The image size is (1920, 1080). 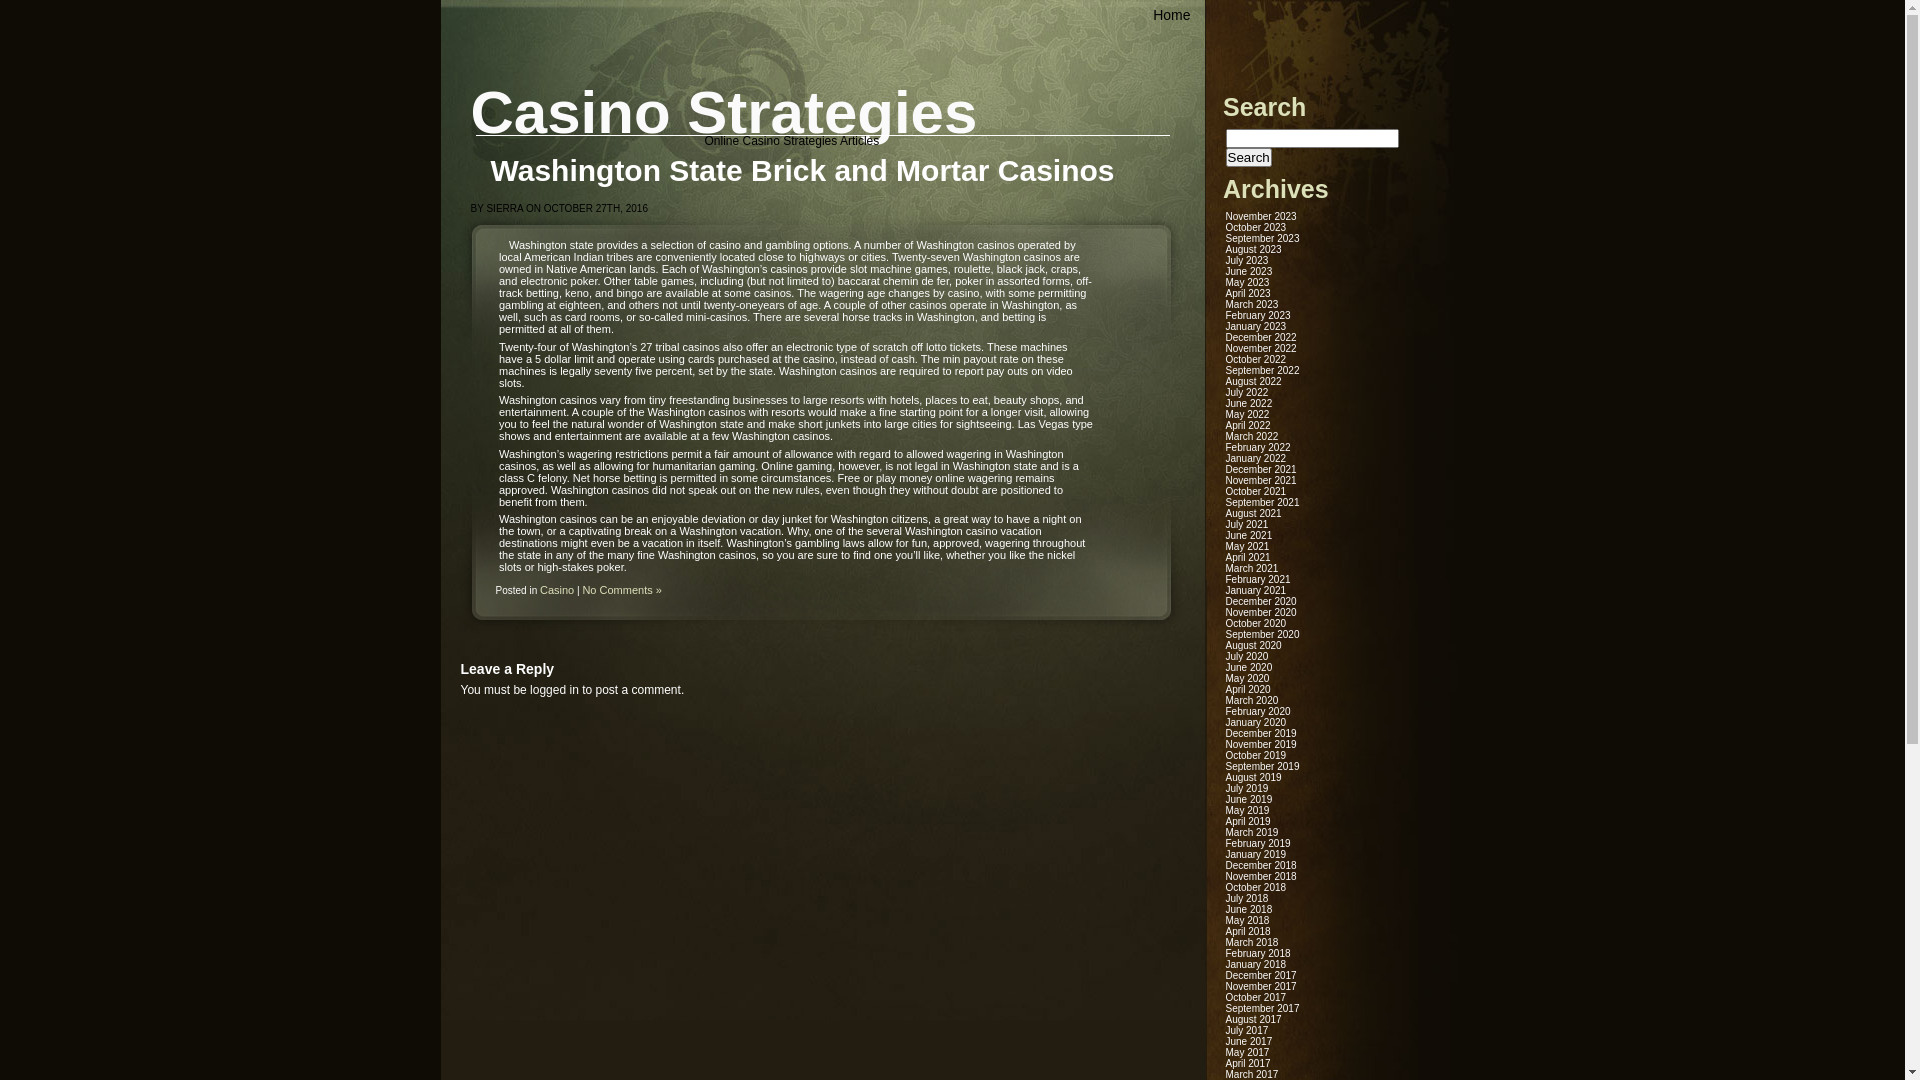 What do you see at coordinates (1248, 1040) in the screenshot?
I see `'June 2017'` at bounding box center [1248, 1040].